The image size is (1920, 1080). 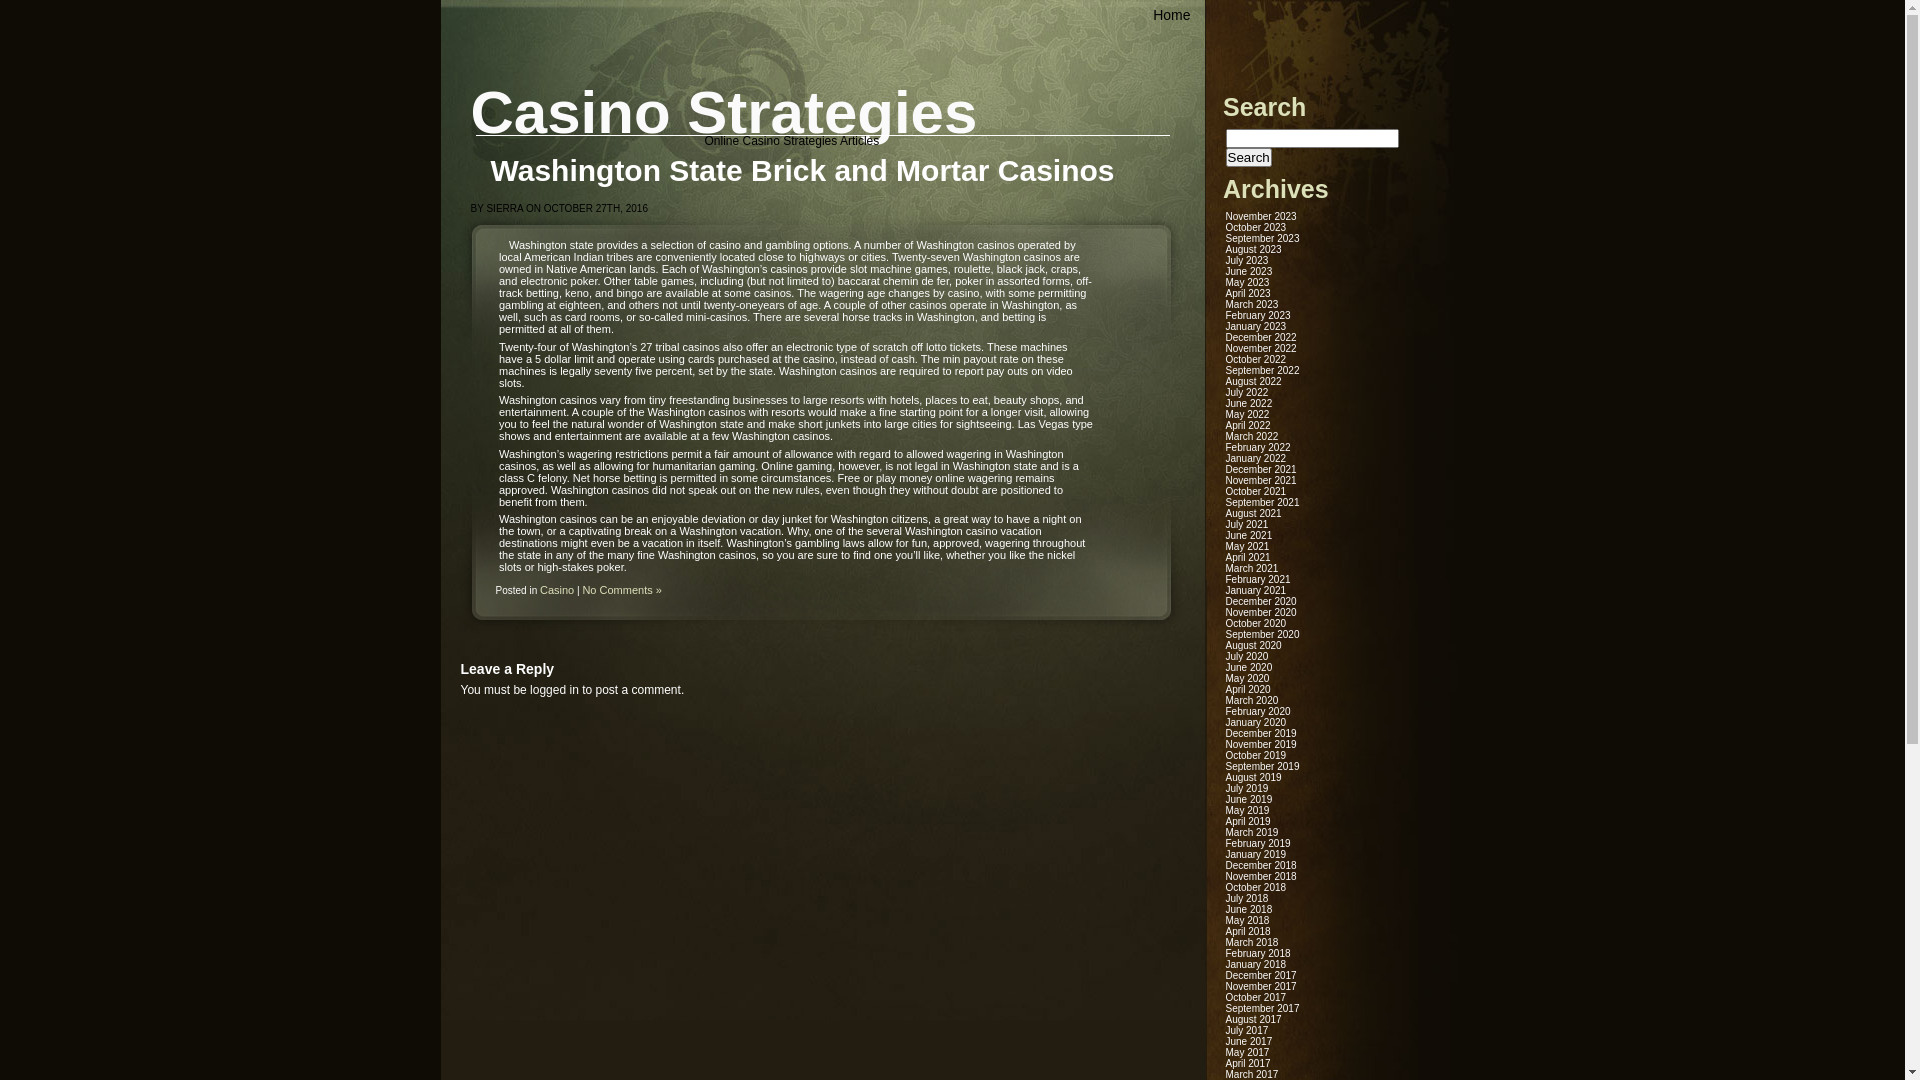 What do you see at coordinates (1248, 1040) in the screenshot?
I see `'June 2017'` at bounding box center [1248, 1040].